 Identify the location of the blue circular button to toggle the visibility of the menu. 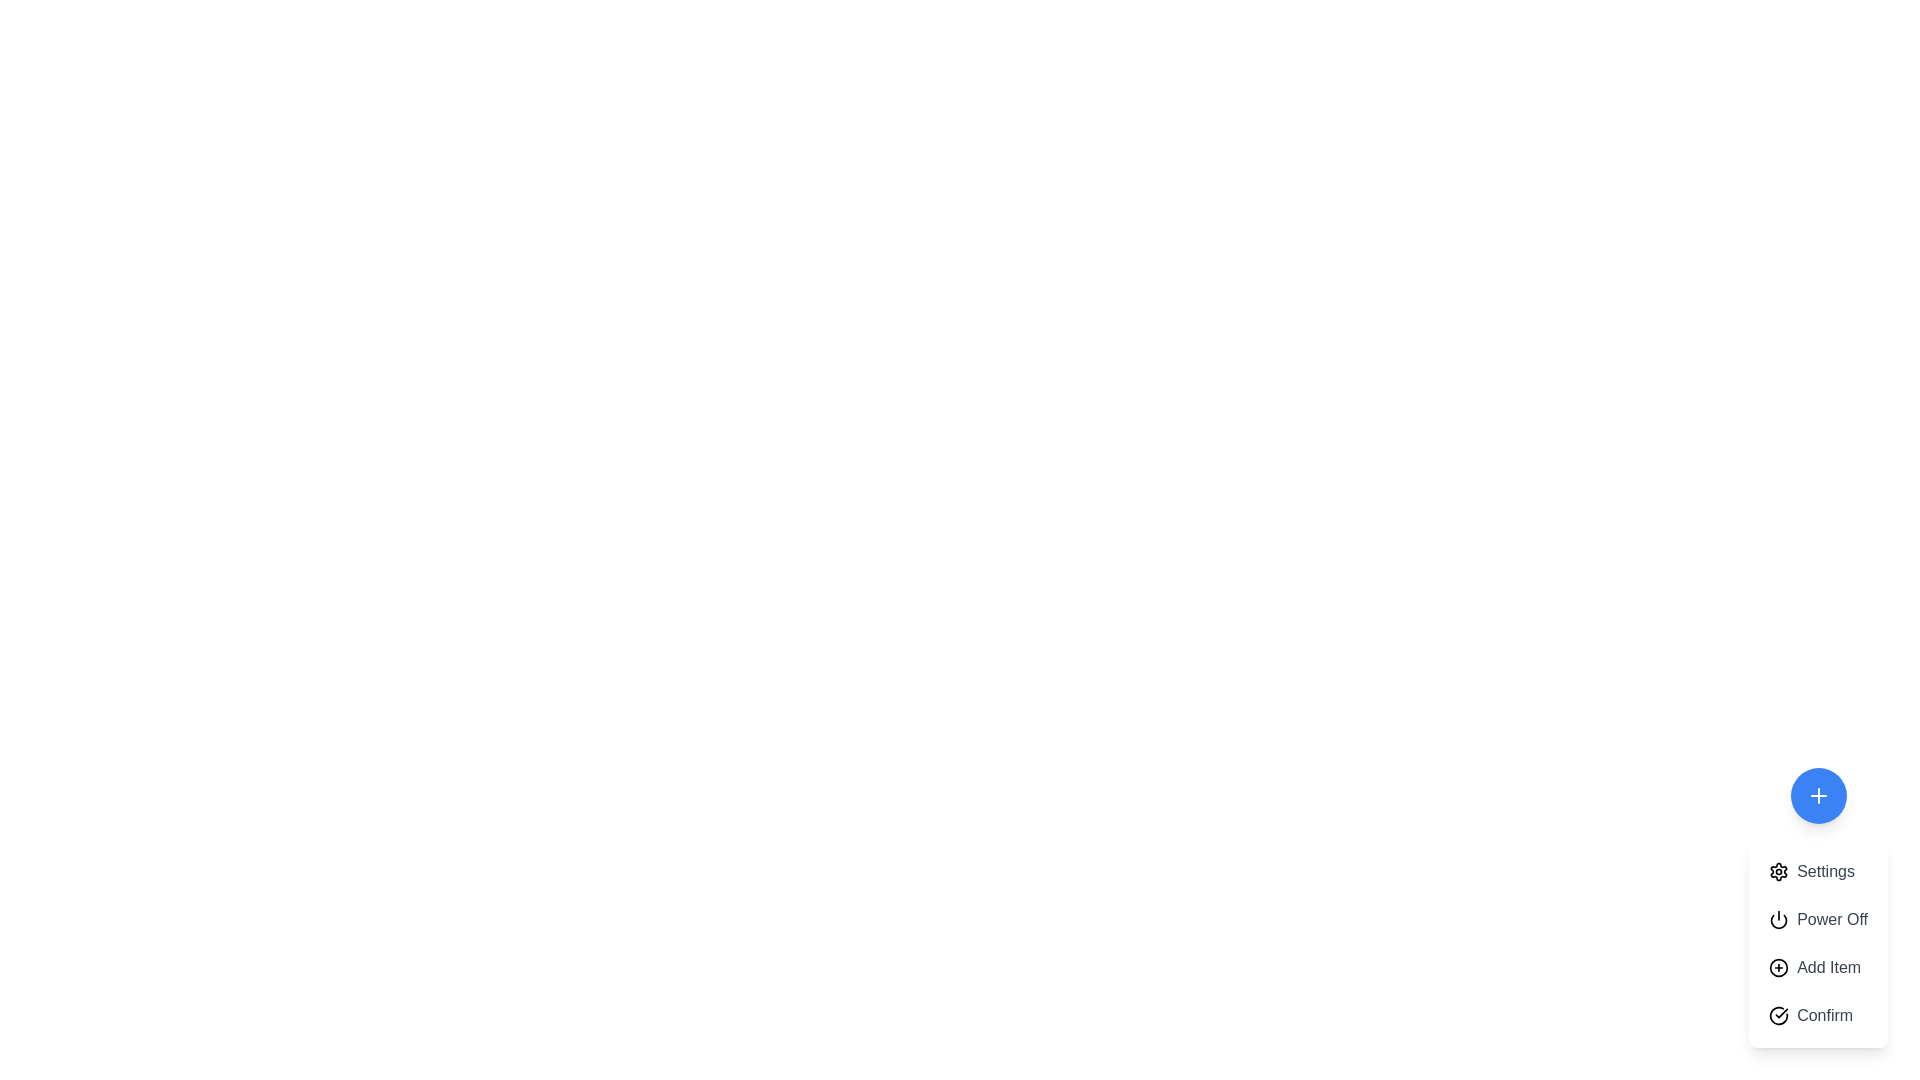
(1818, 794).